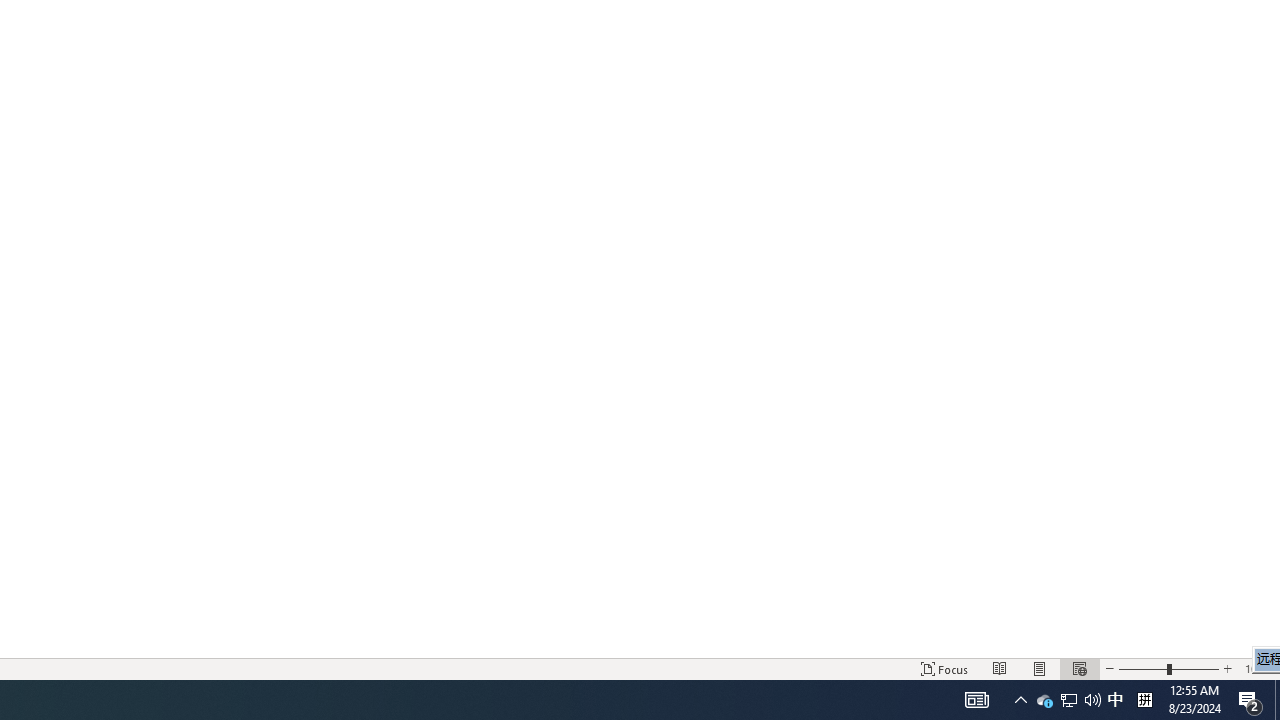  Describe the element at coordinates (1257, 669) in the screenshot. I see `'Zoom 100%'` at that location.